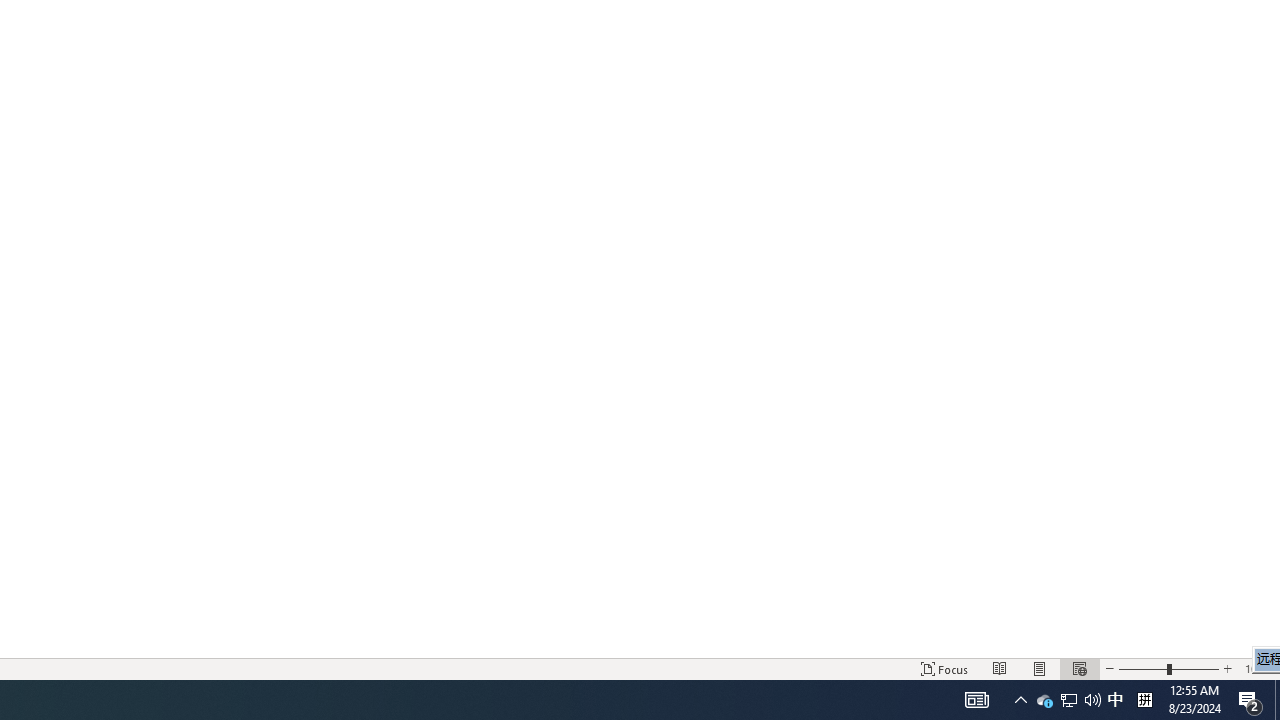  Describe the element at coordinates (1257, 669) in the screenshot. I see `'Zoom 100%'` at that location.